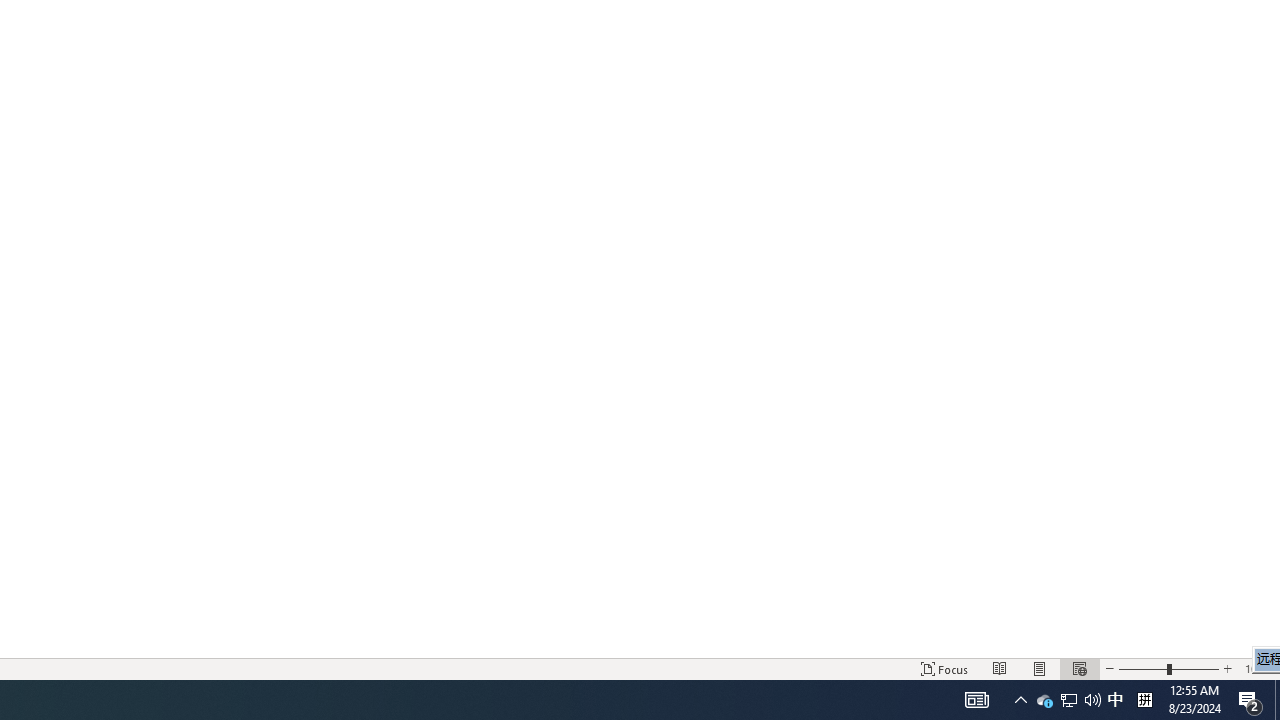  Describe the element at coordinates (1257, 669) in the screenshot. I see `'Zoom 100%'` at that location.